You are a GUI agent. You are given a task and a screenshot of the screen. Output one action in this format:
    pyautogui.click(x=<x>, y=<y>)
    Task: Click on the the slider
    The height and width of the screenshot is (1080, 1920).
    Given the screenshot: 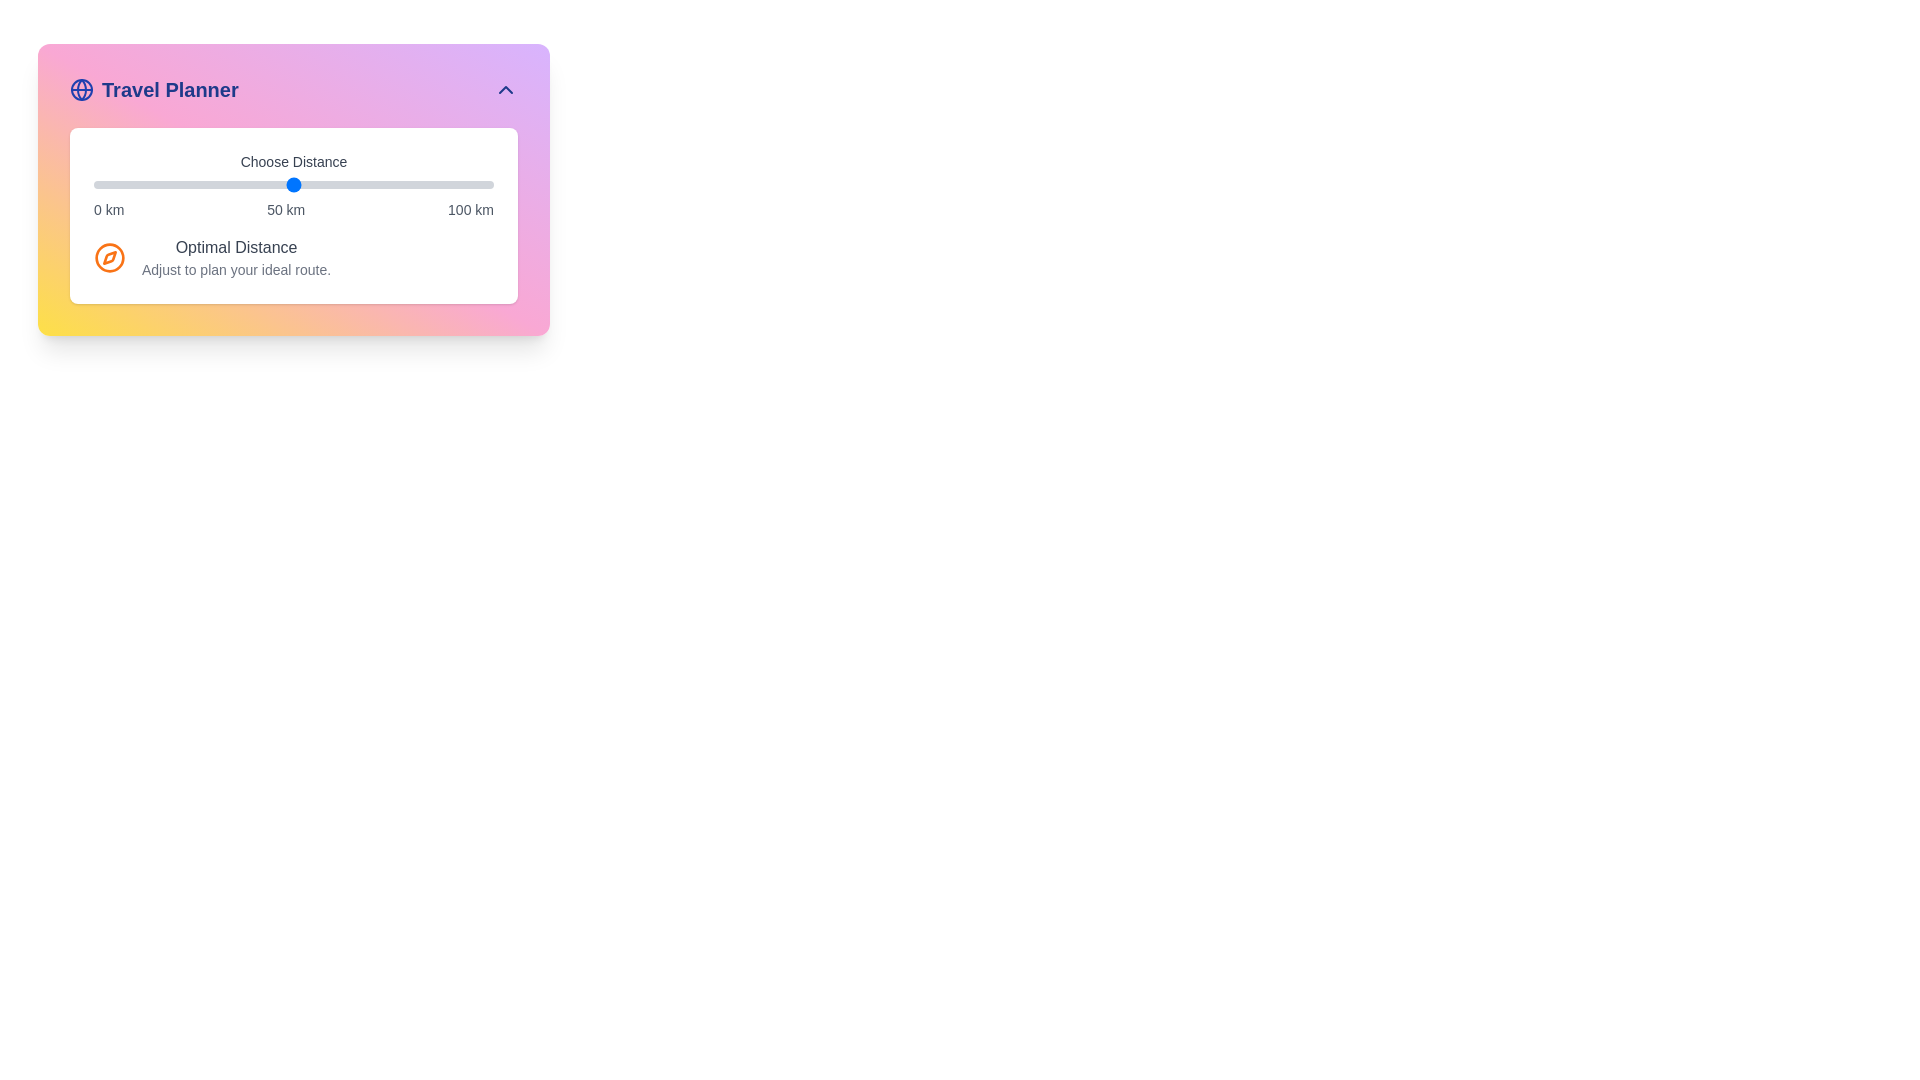 What is the action you would take?
    pyautogui.click(x=316, y=185)
    